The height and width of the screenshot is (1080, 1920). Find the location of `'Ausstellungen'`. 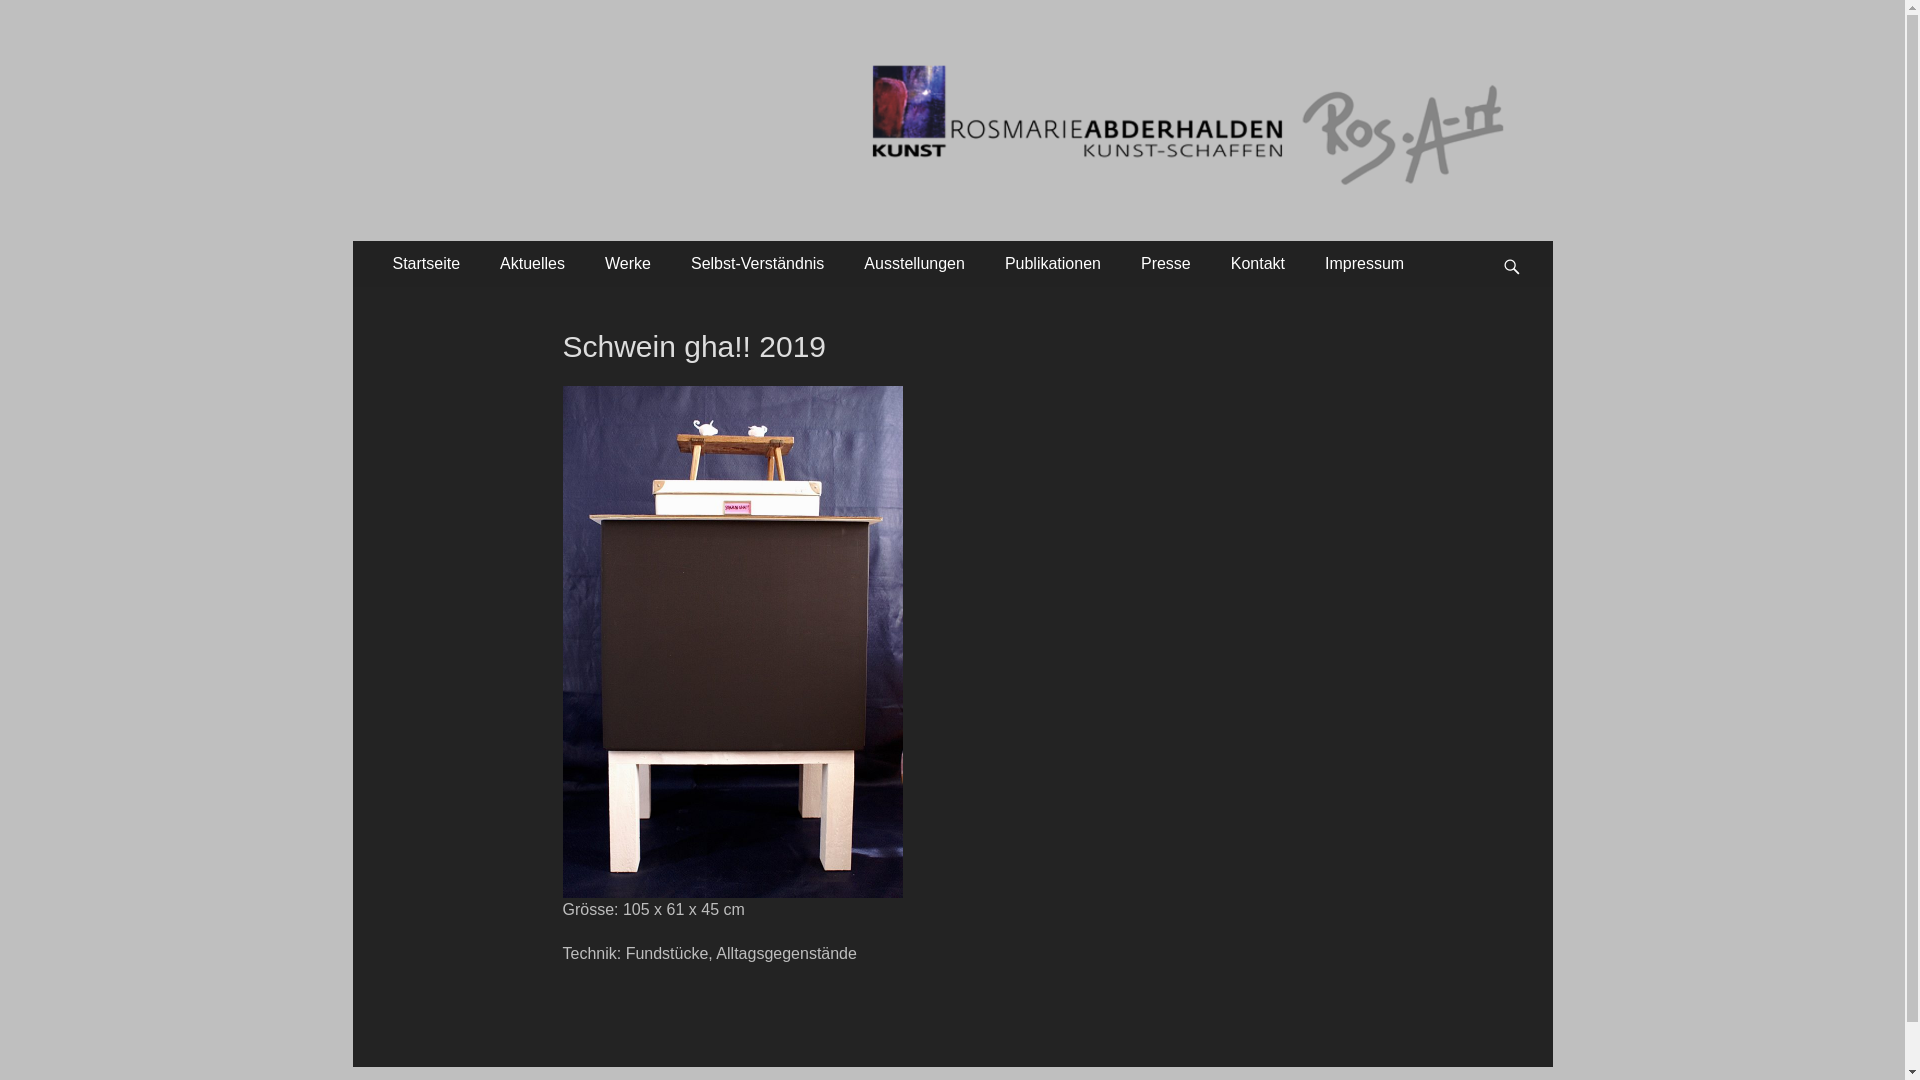

'Ausstellungen' is located at coordinates (913, 262).